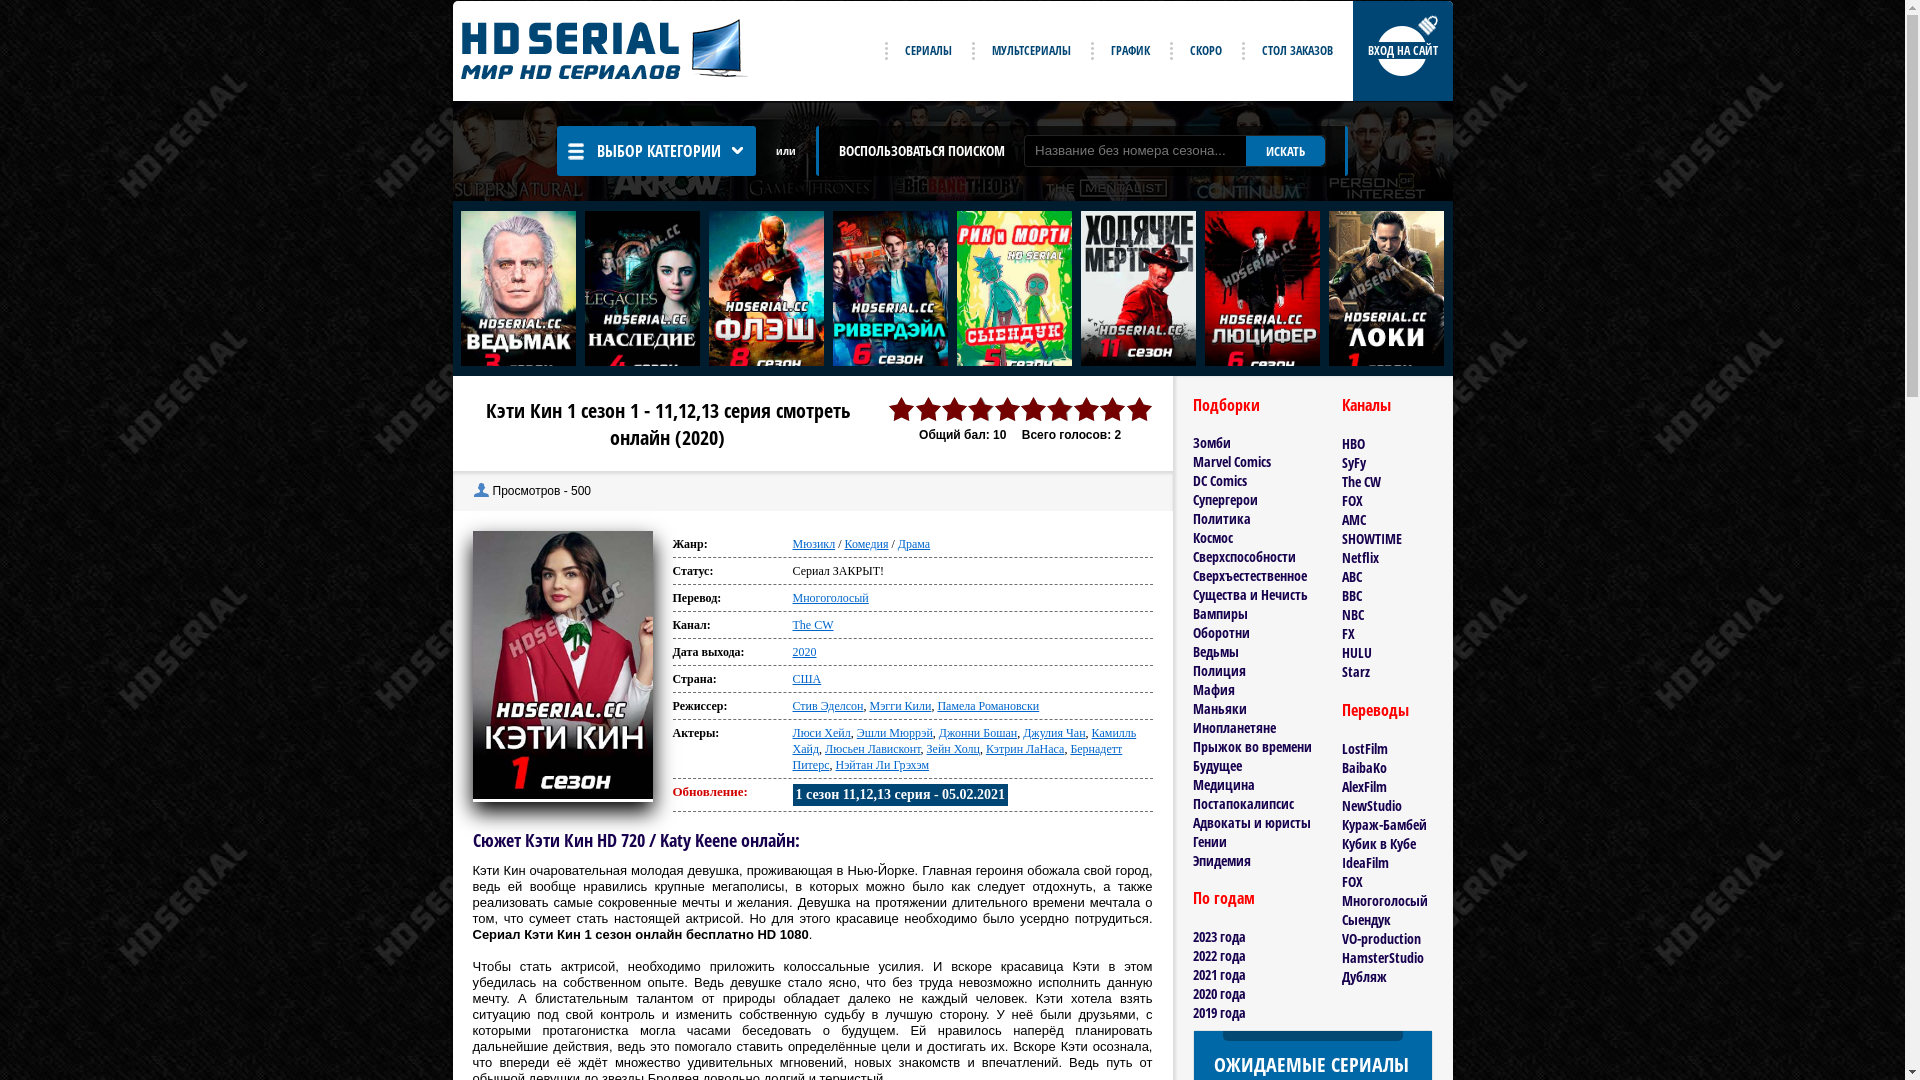  Describe the element at coordinates (803, 651) in the screenshot. I see `'2020'` at that location.